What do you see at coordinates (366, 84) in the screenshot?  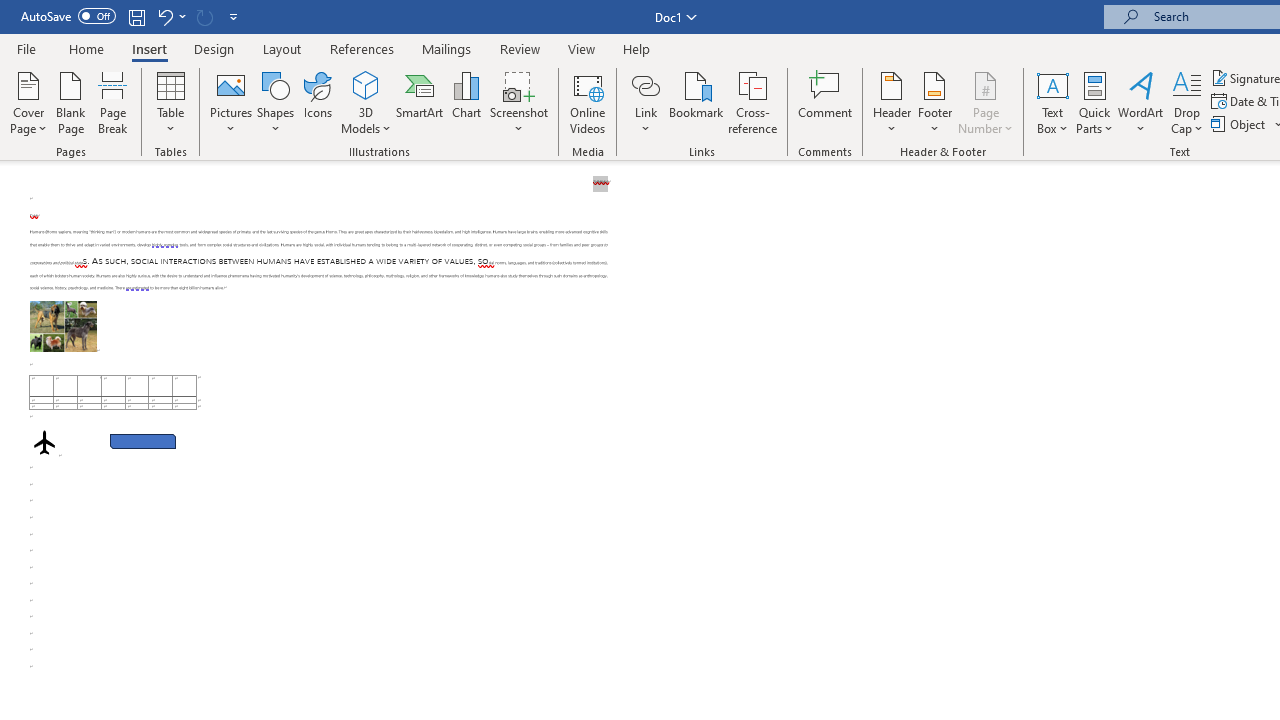 I see `'3D Models'` at bounding box center [366, 84].